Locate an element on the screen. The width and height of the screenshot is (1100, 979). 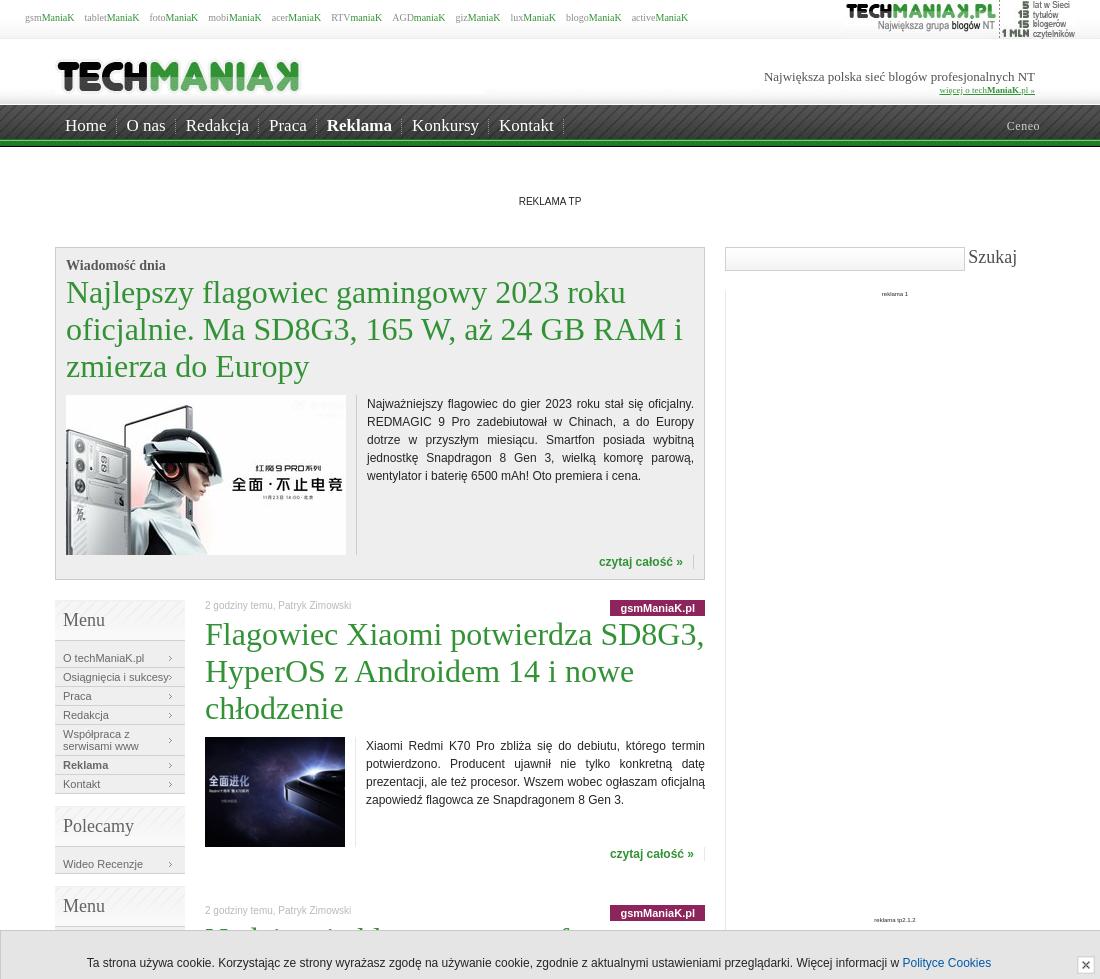
'Największa polska sieć blogów profesjonalnych NT' is located at coordinates (899, 76).